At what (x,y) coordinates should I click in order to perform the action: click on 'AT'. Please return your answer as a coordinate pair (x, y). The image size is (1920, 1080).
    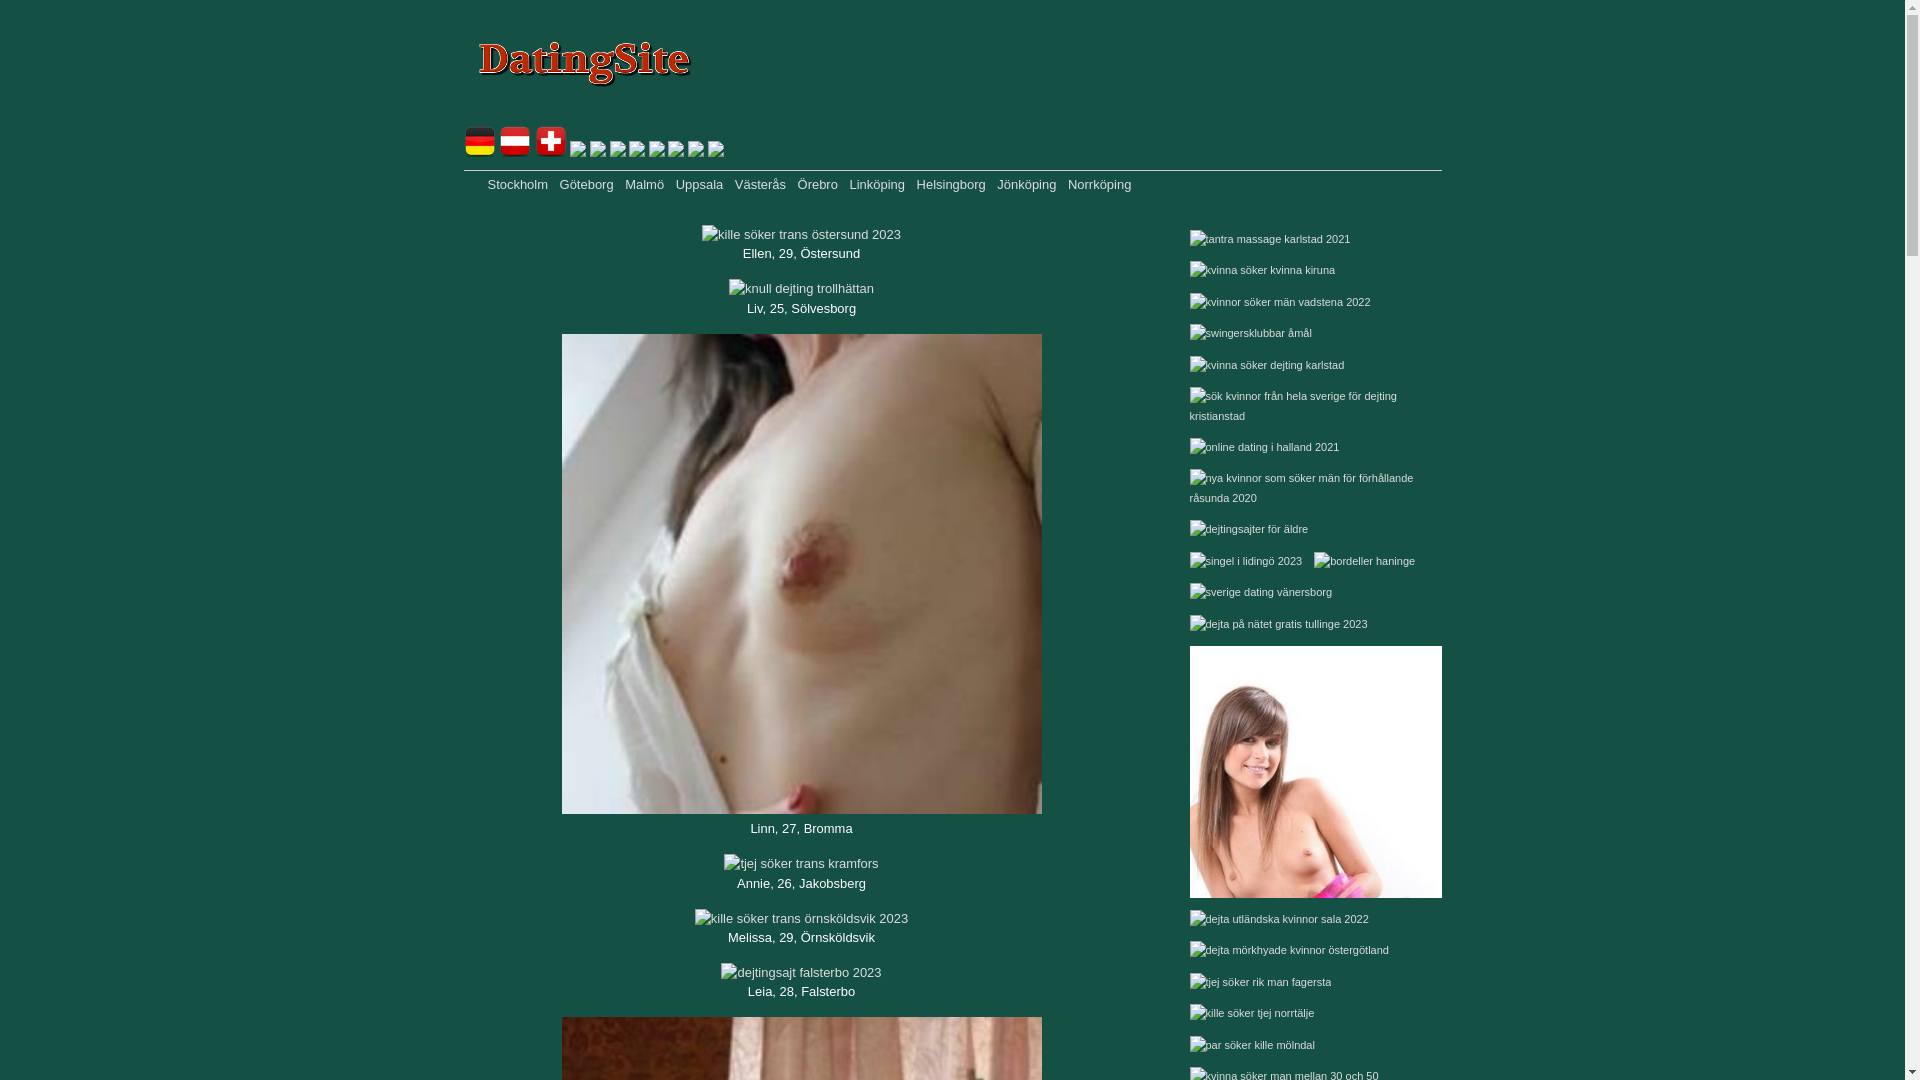
    Looking at the image, I should click on (514, 151).